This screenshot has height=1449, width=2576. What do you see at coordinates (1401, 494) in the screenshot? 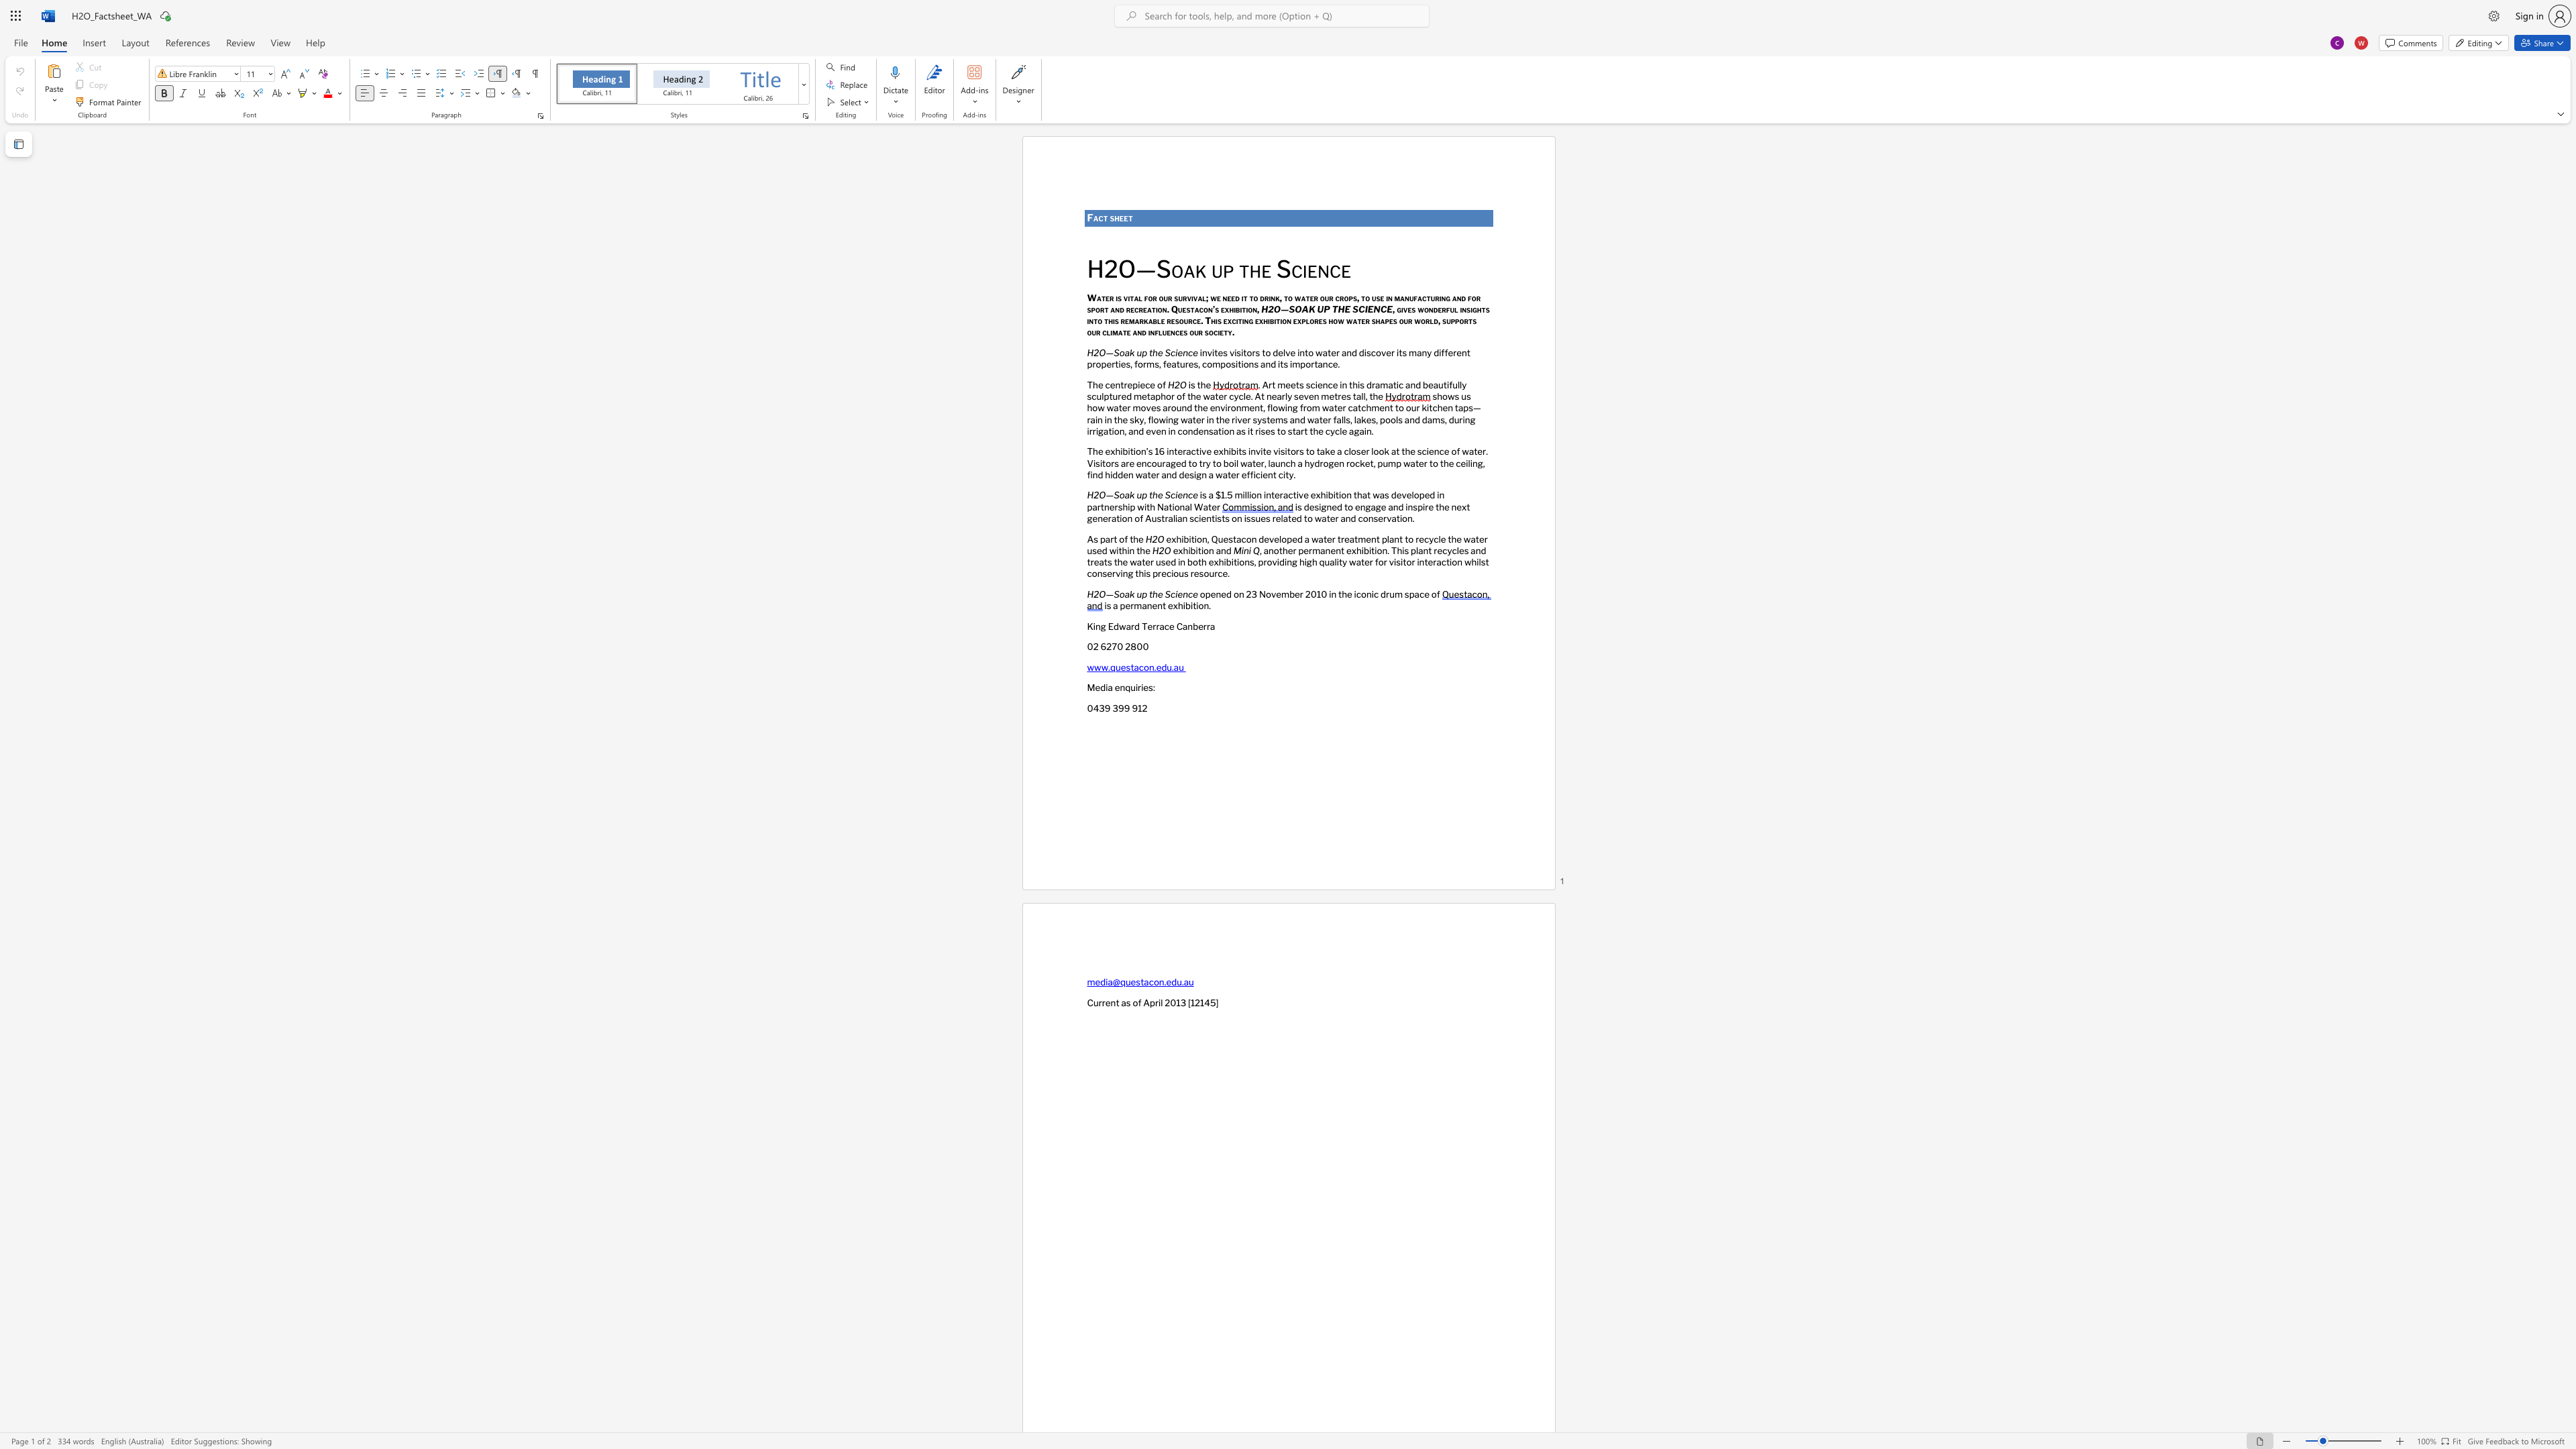
I see `the subset text "veloped in partners" within the text "is a $1.5 million interactive exhibition that was developed in partnership with National Water"` at bounding box center [1401, 494].